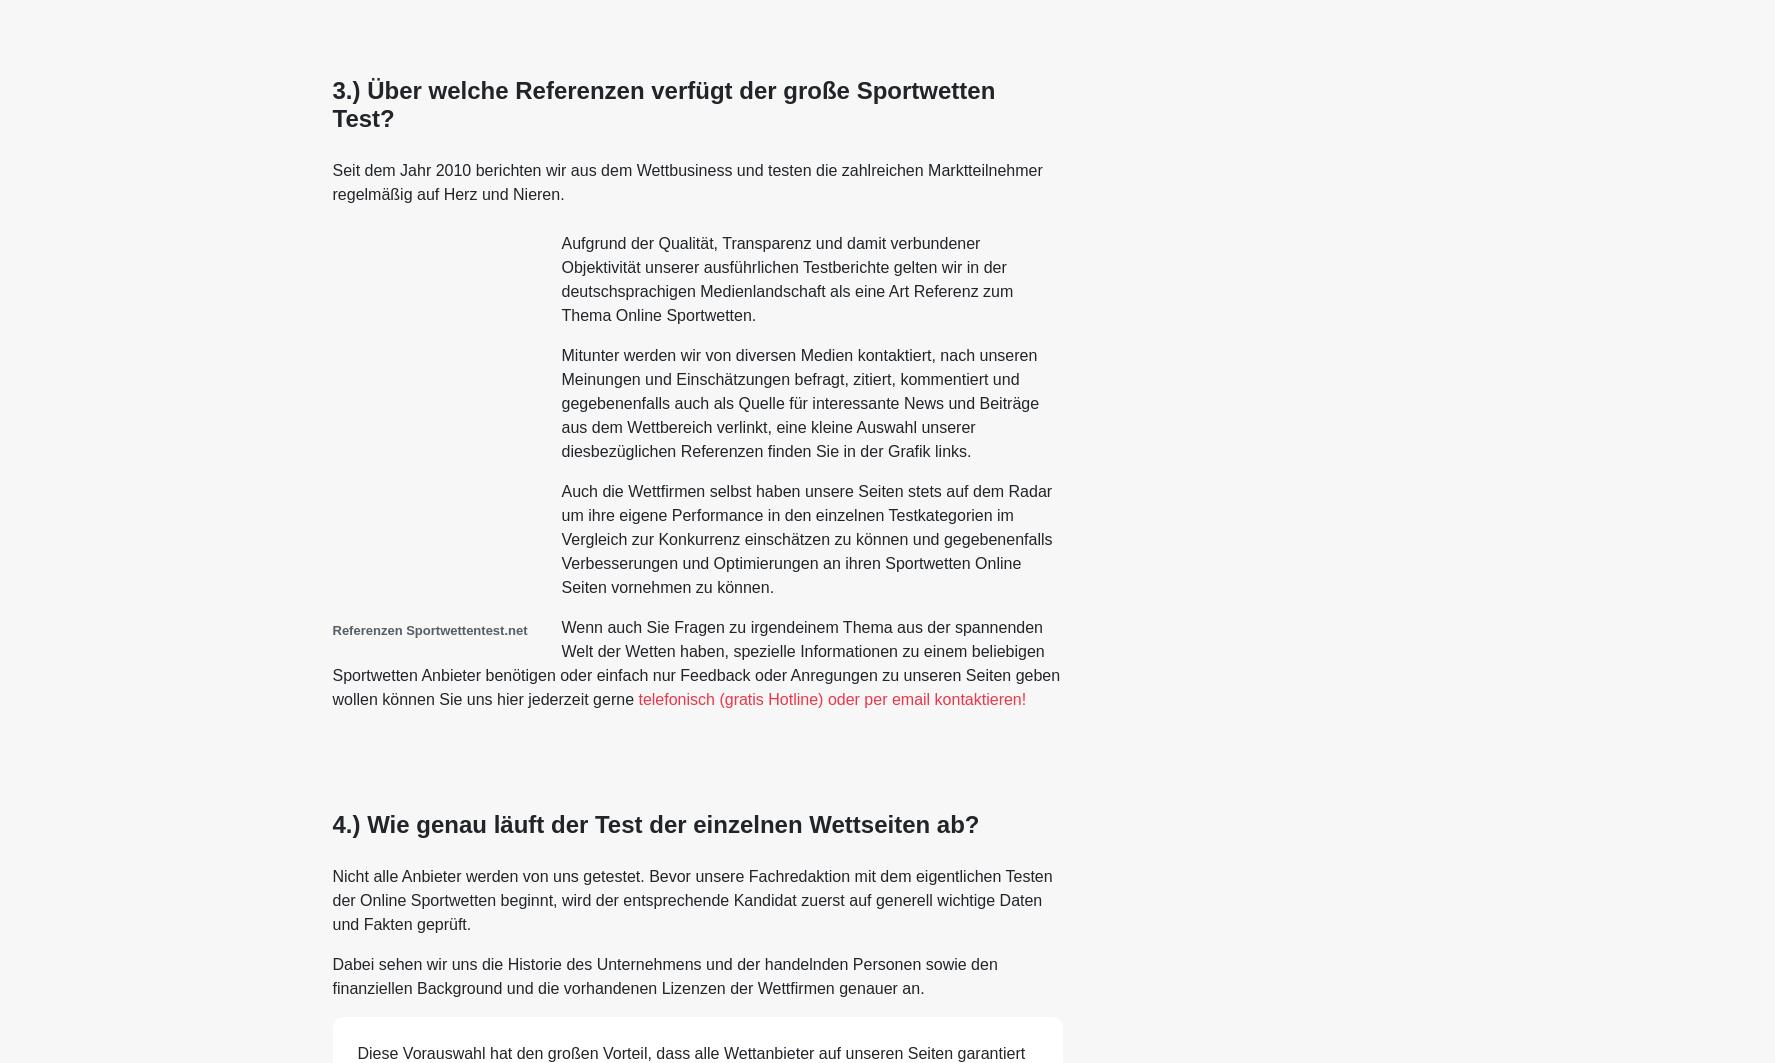  What do you see at coordinates (685, 182) in the screenshot?
I see `'Seit dem Jahr 2010 berichten wir aus dem Wettbusiness und testen die zahlreichen Marktteilnehmer regelmäßig auf Herz und Nieren.'` at bounding box center [685, 182].